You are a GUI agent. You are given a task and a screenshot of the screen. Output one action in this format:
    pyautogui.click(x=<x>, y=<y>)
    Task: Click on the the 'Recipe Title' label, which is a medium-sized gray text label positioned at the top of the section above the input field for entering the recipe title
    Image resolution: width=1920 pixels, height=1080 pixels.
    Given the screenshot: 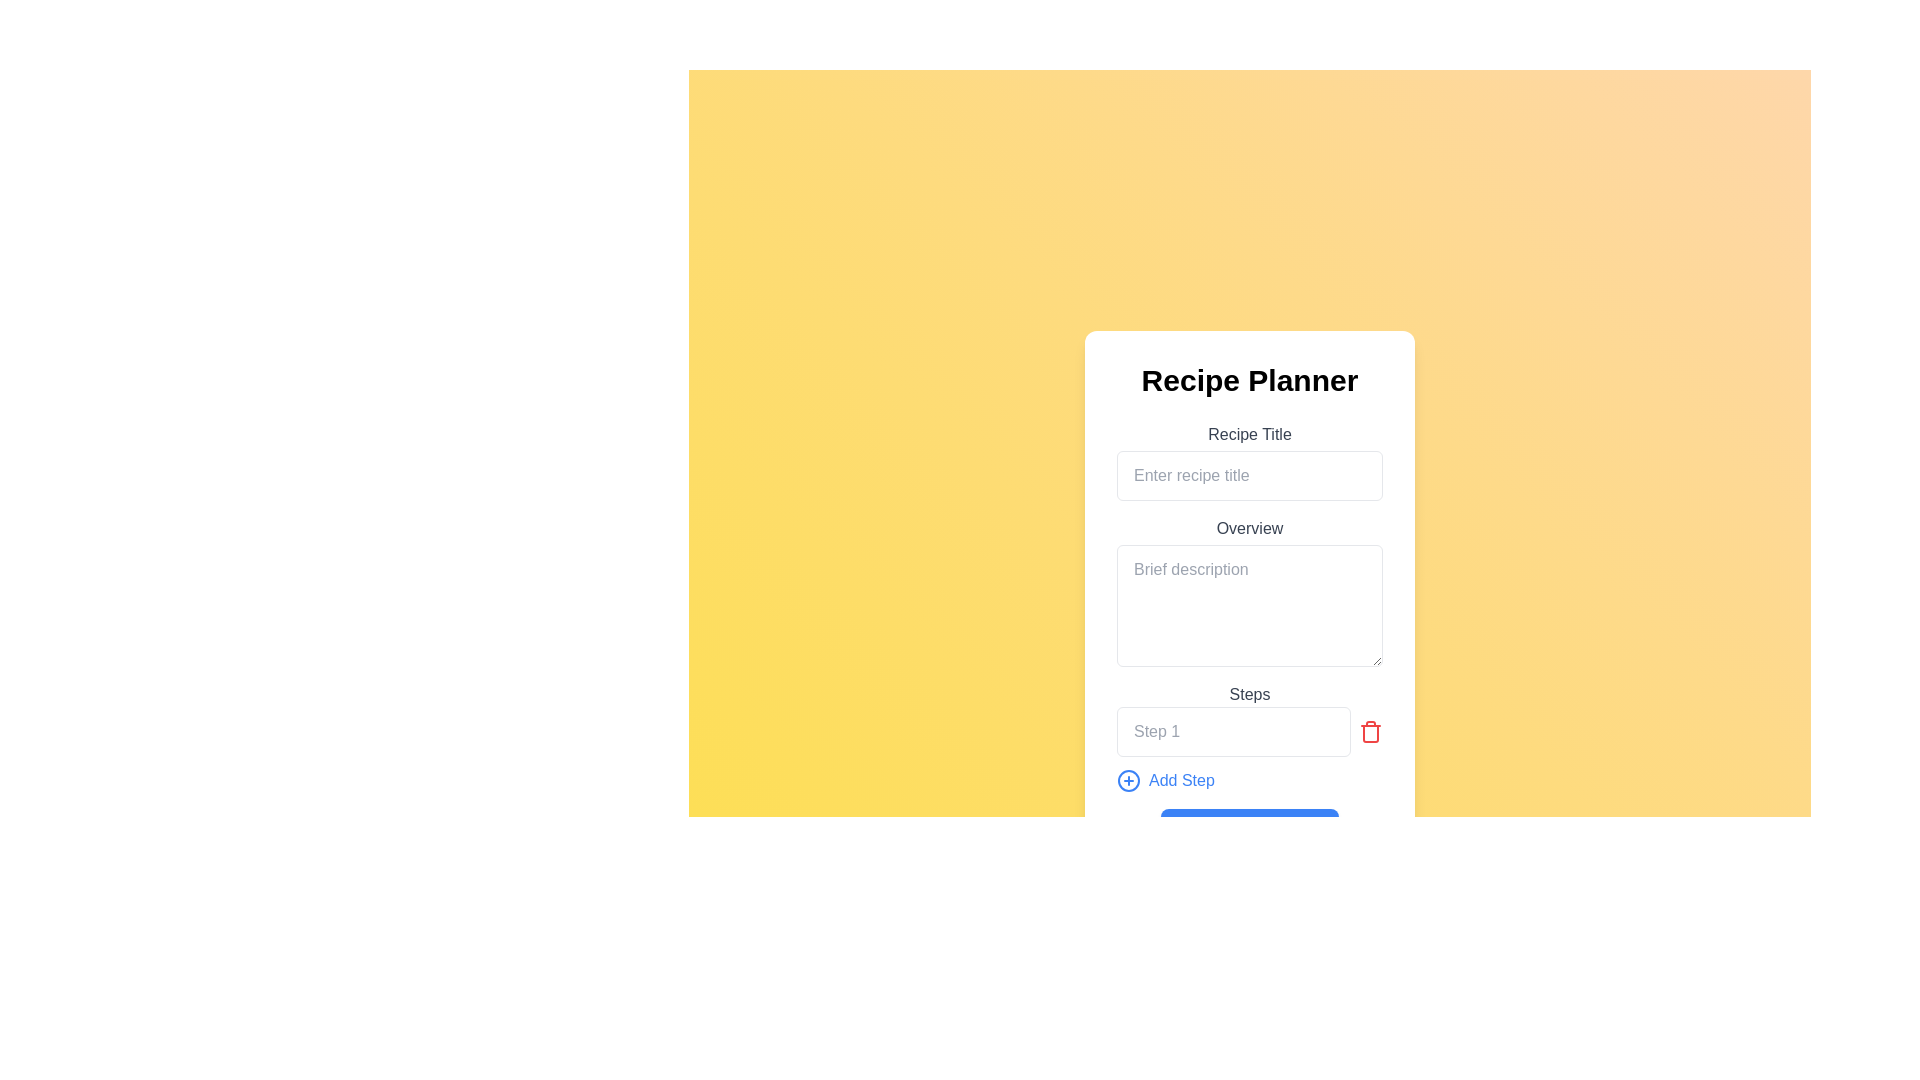 What is the action you would take?
    pyautogui.click(x=1248, y=433)
    